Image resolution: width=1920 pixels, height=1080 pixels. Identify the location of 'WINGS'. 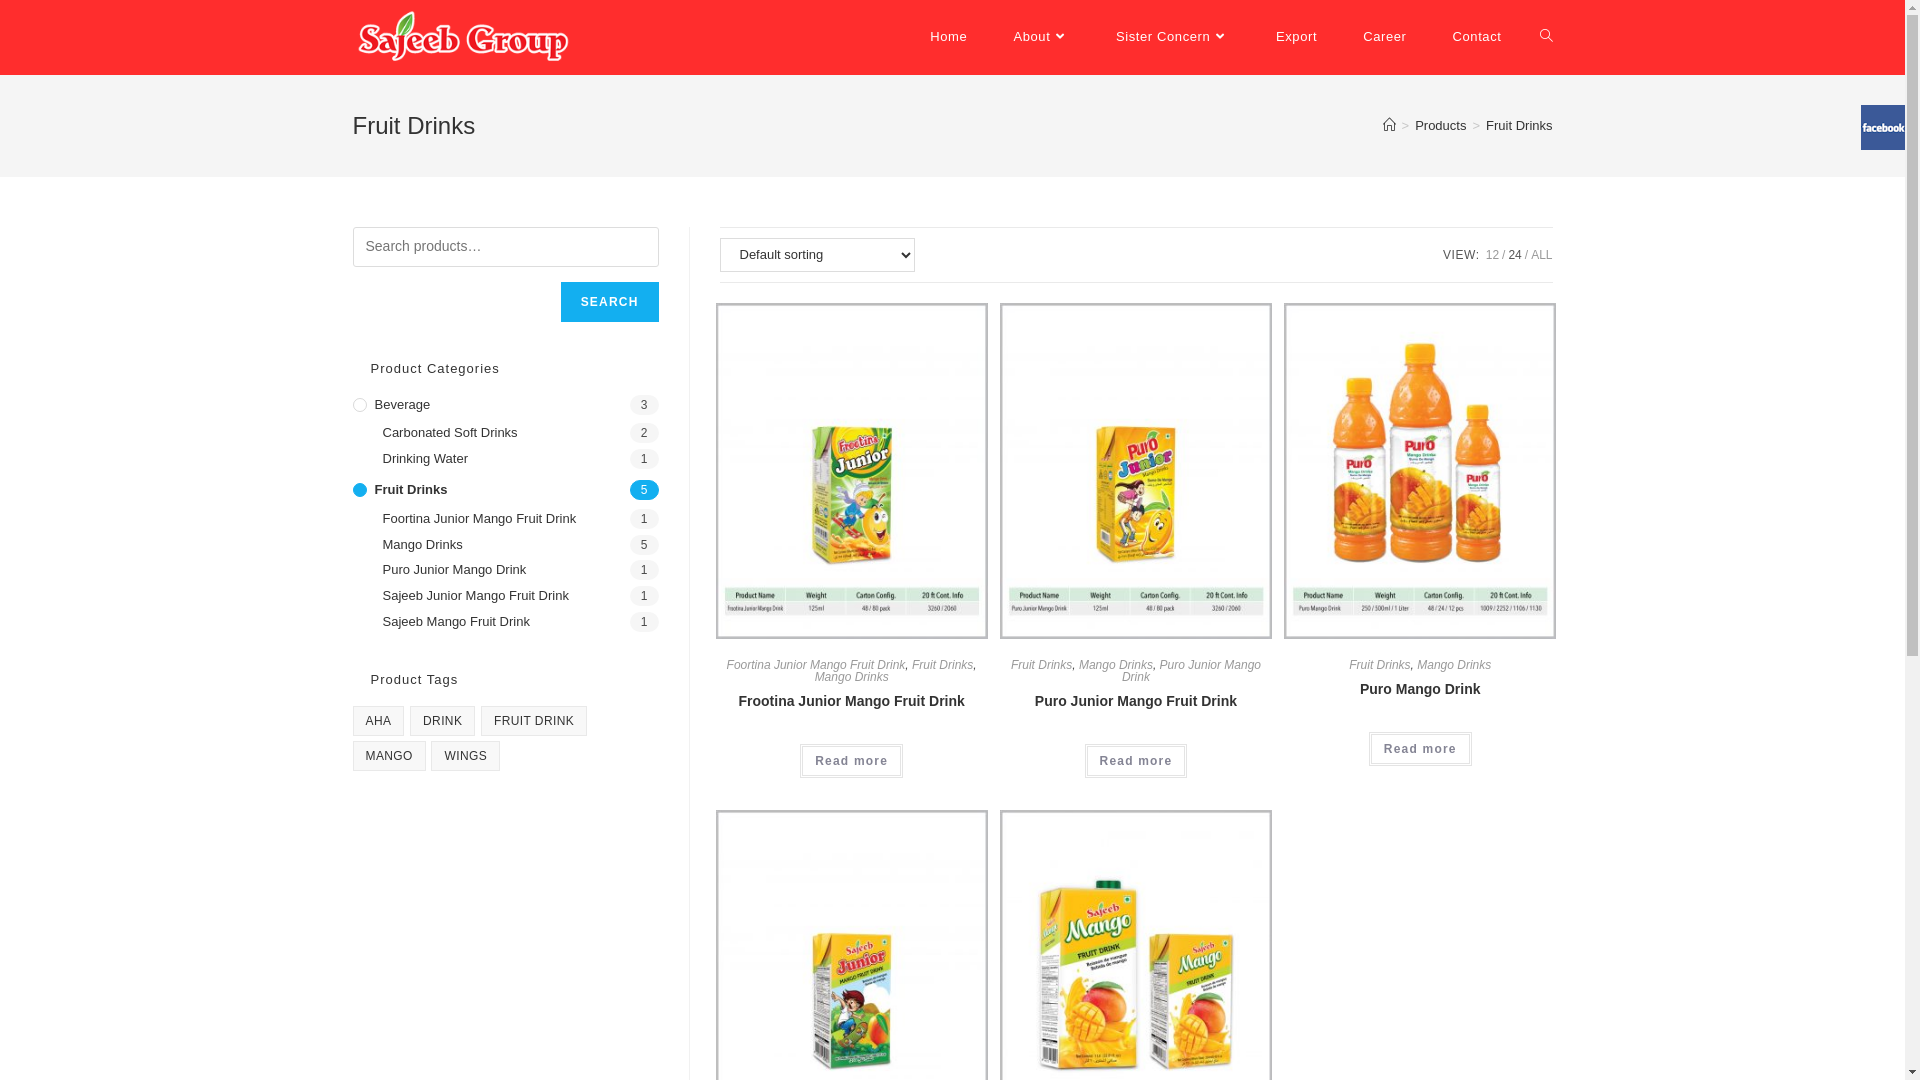
(464, 756).